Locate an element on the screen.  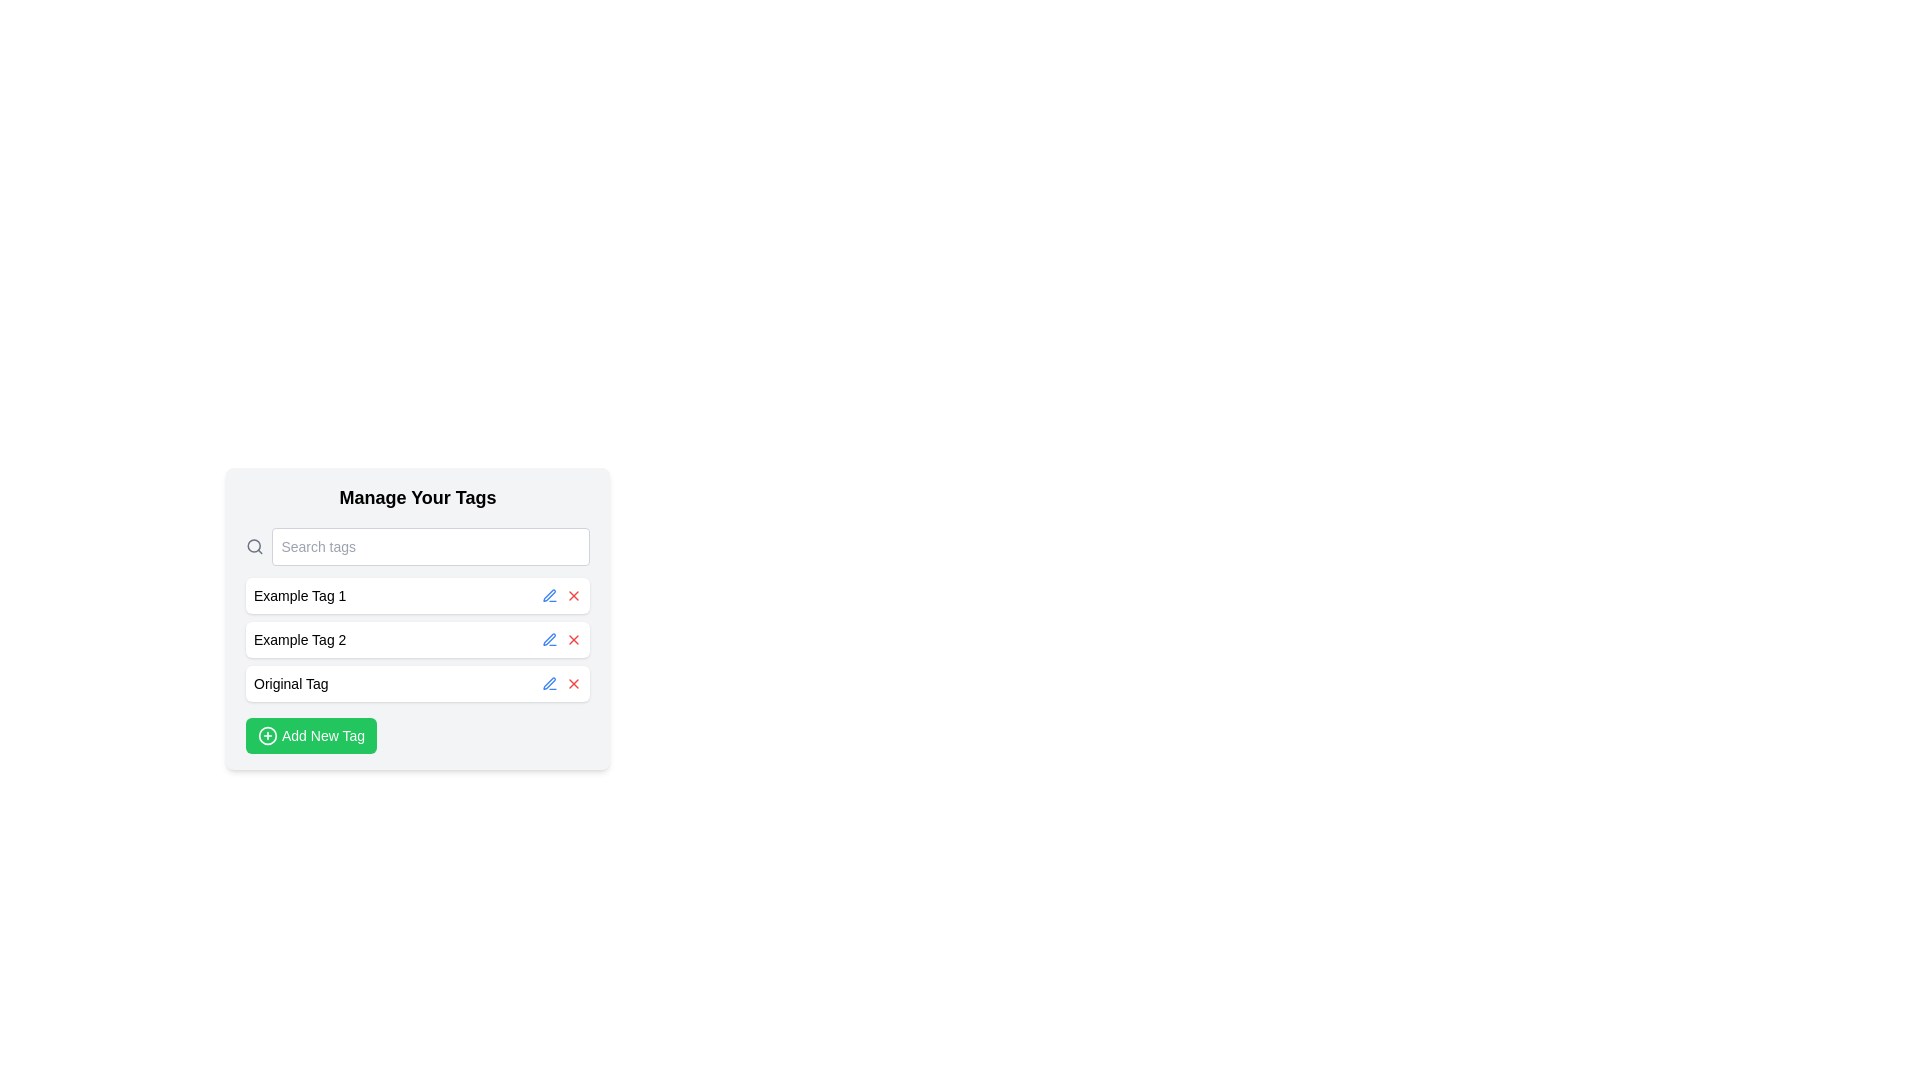
the delete button located to the right of the 'Original Tag' text is located at coordinates (573, 682).